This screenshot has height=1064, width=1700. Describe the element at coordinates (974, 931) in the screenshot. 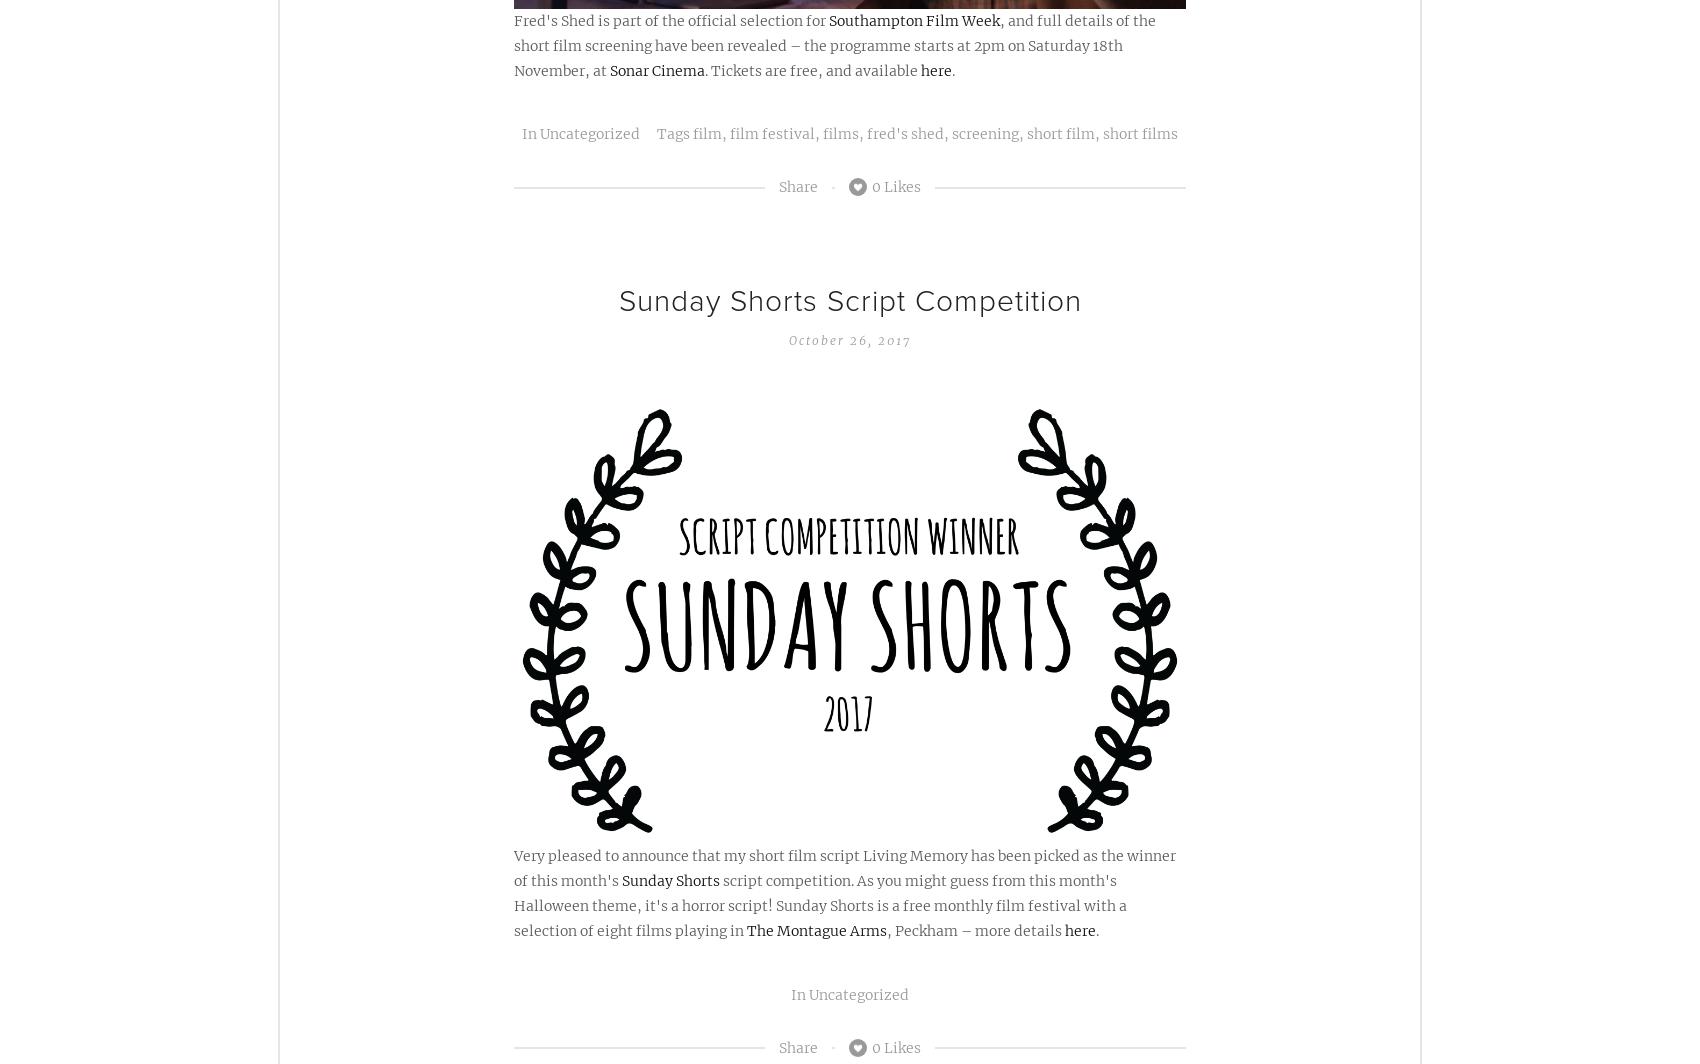

I see `', Peckham – more details'` at that location.